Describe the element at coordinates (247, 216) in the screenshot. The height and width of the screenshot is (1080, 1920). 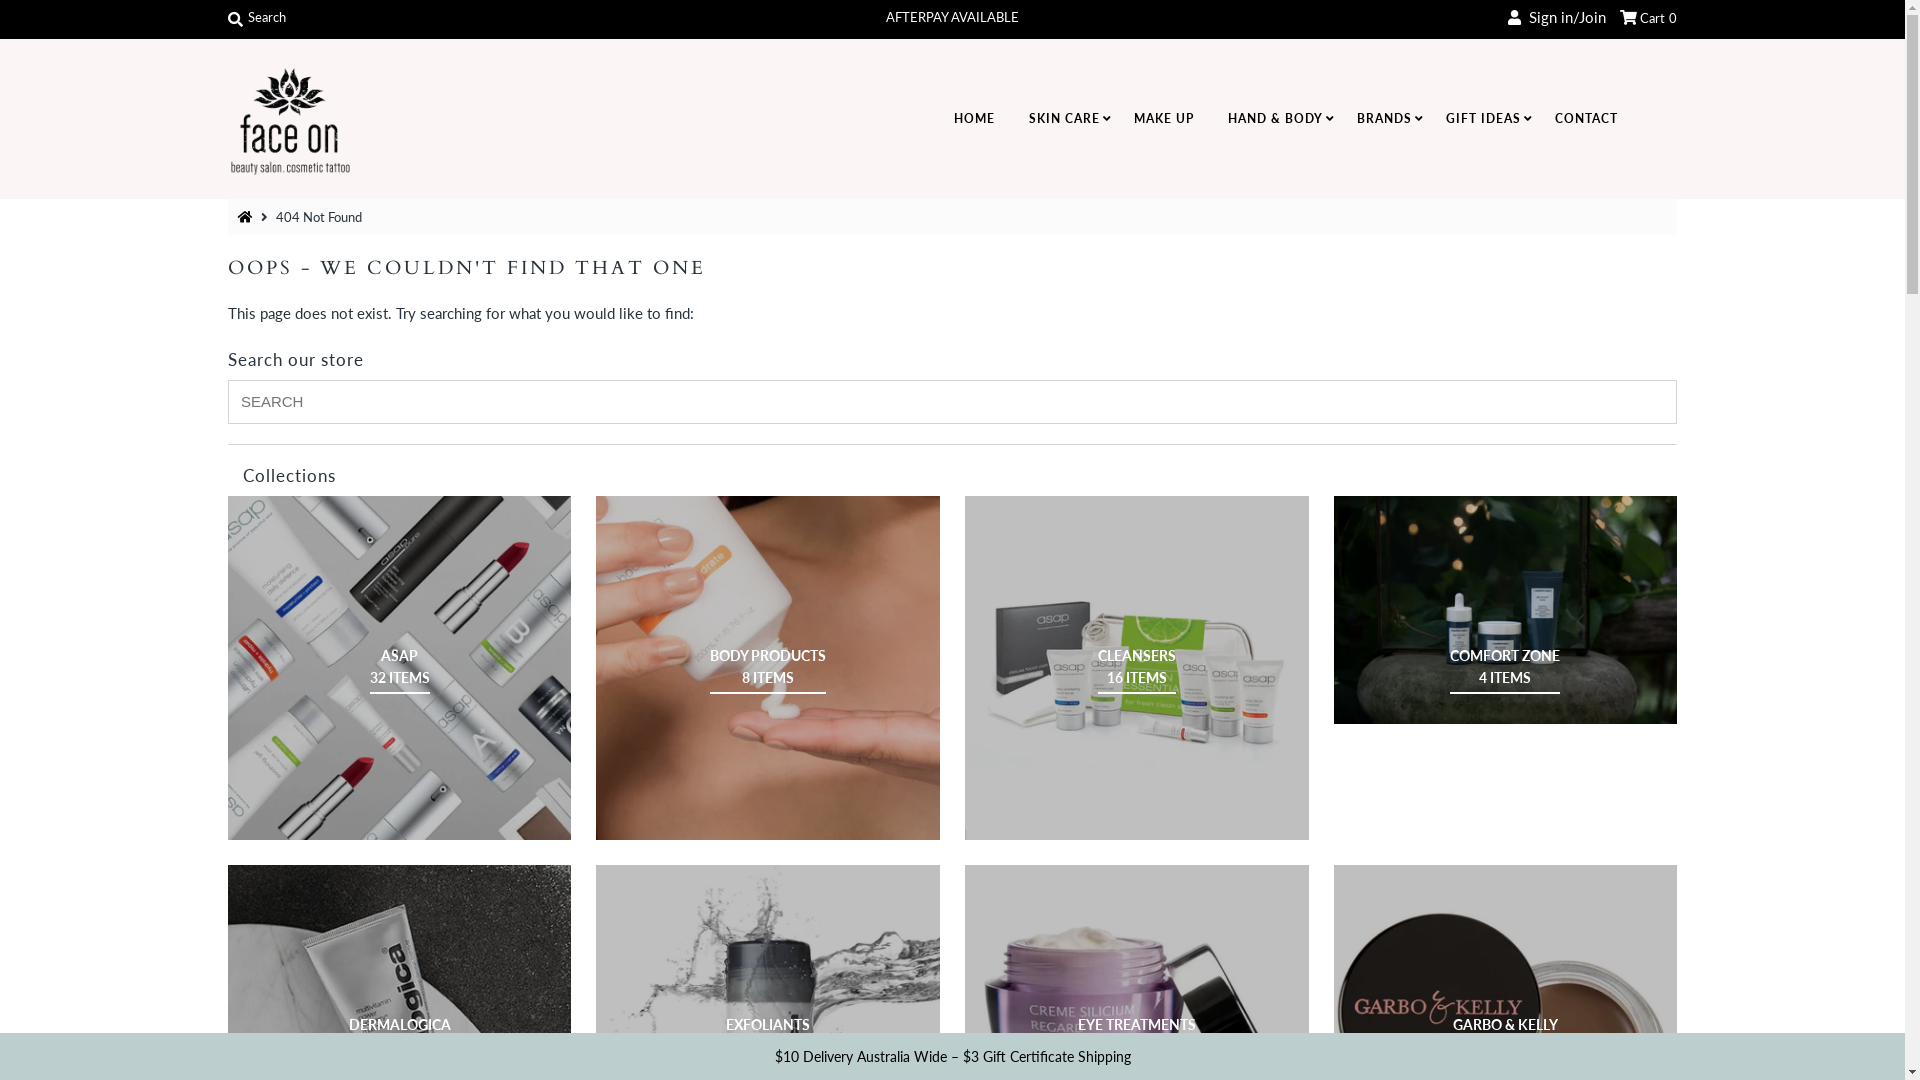
I see `'Back to the frontpage'` at that location.